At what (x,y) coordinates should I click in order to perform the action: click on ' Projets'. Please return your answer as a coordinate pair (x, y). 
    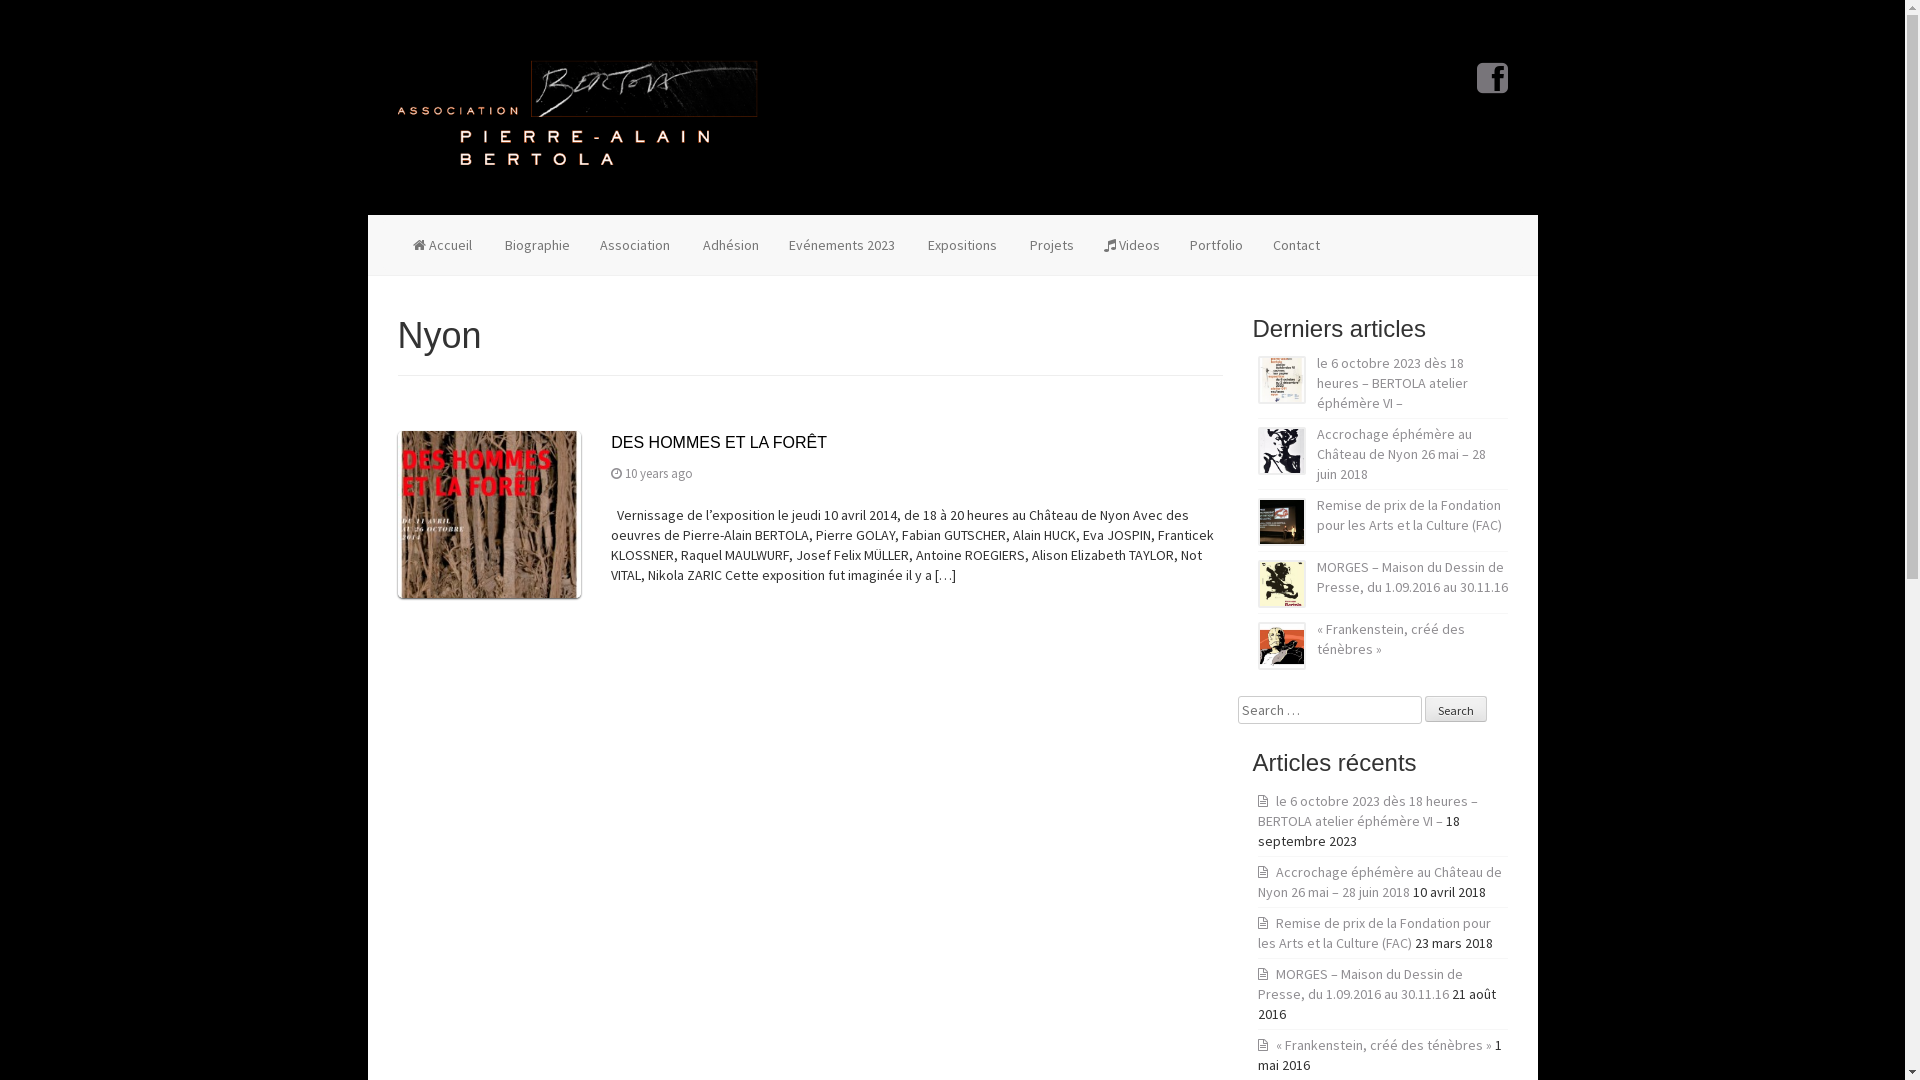
    Looking at the image, I should click on (1012, 244).